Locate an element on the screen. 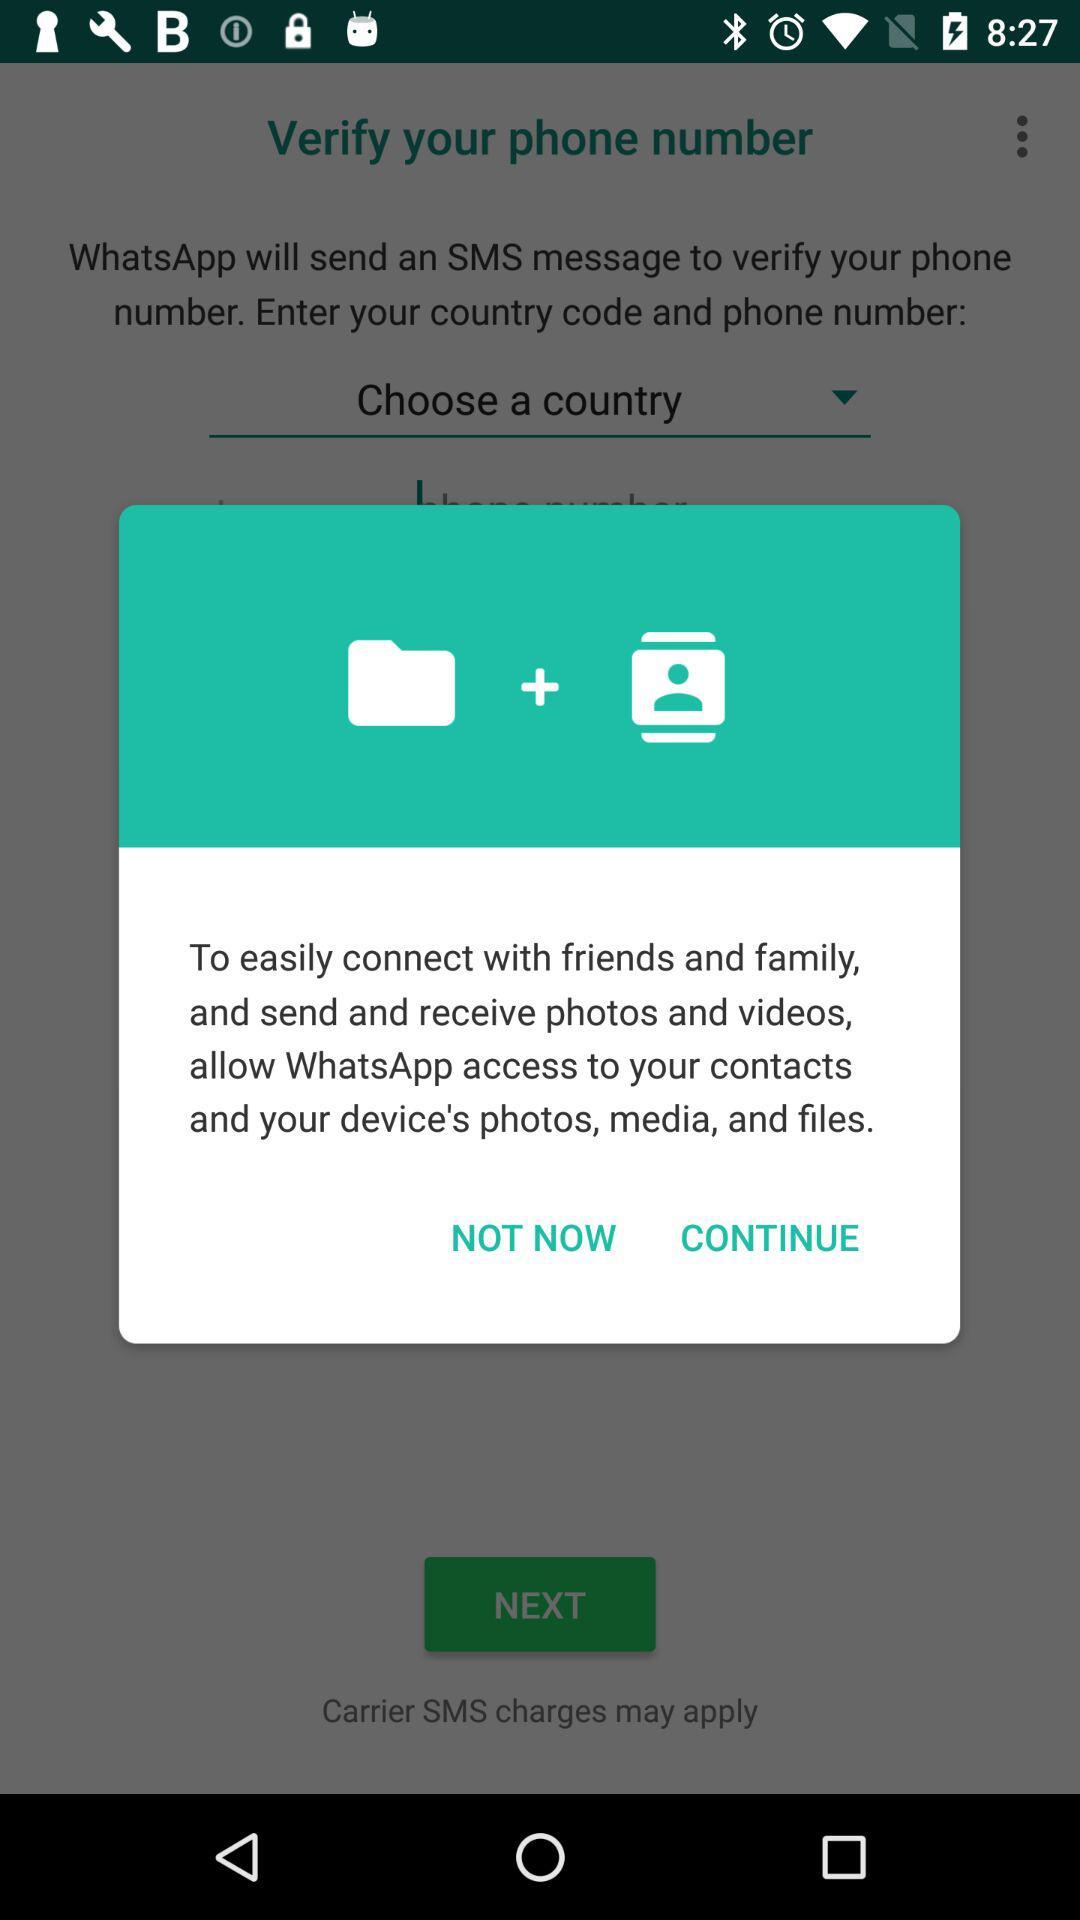  the icon below the to easily connect icon is located at coordinates (532, 1235).